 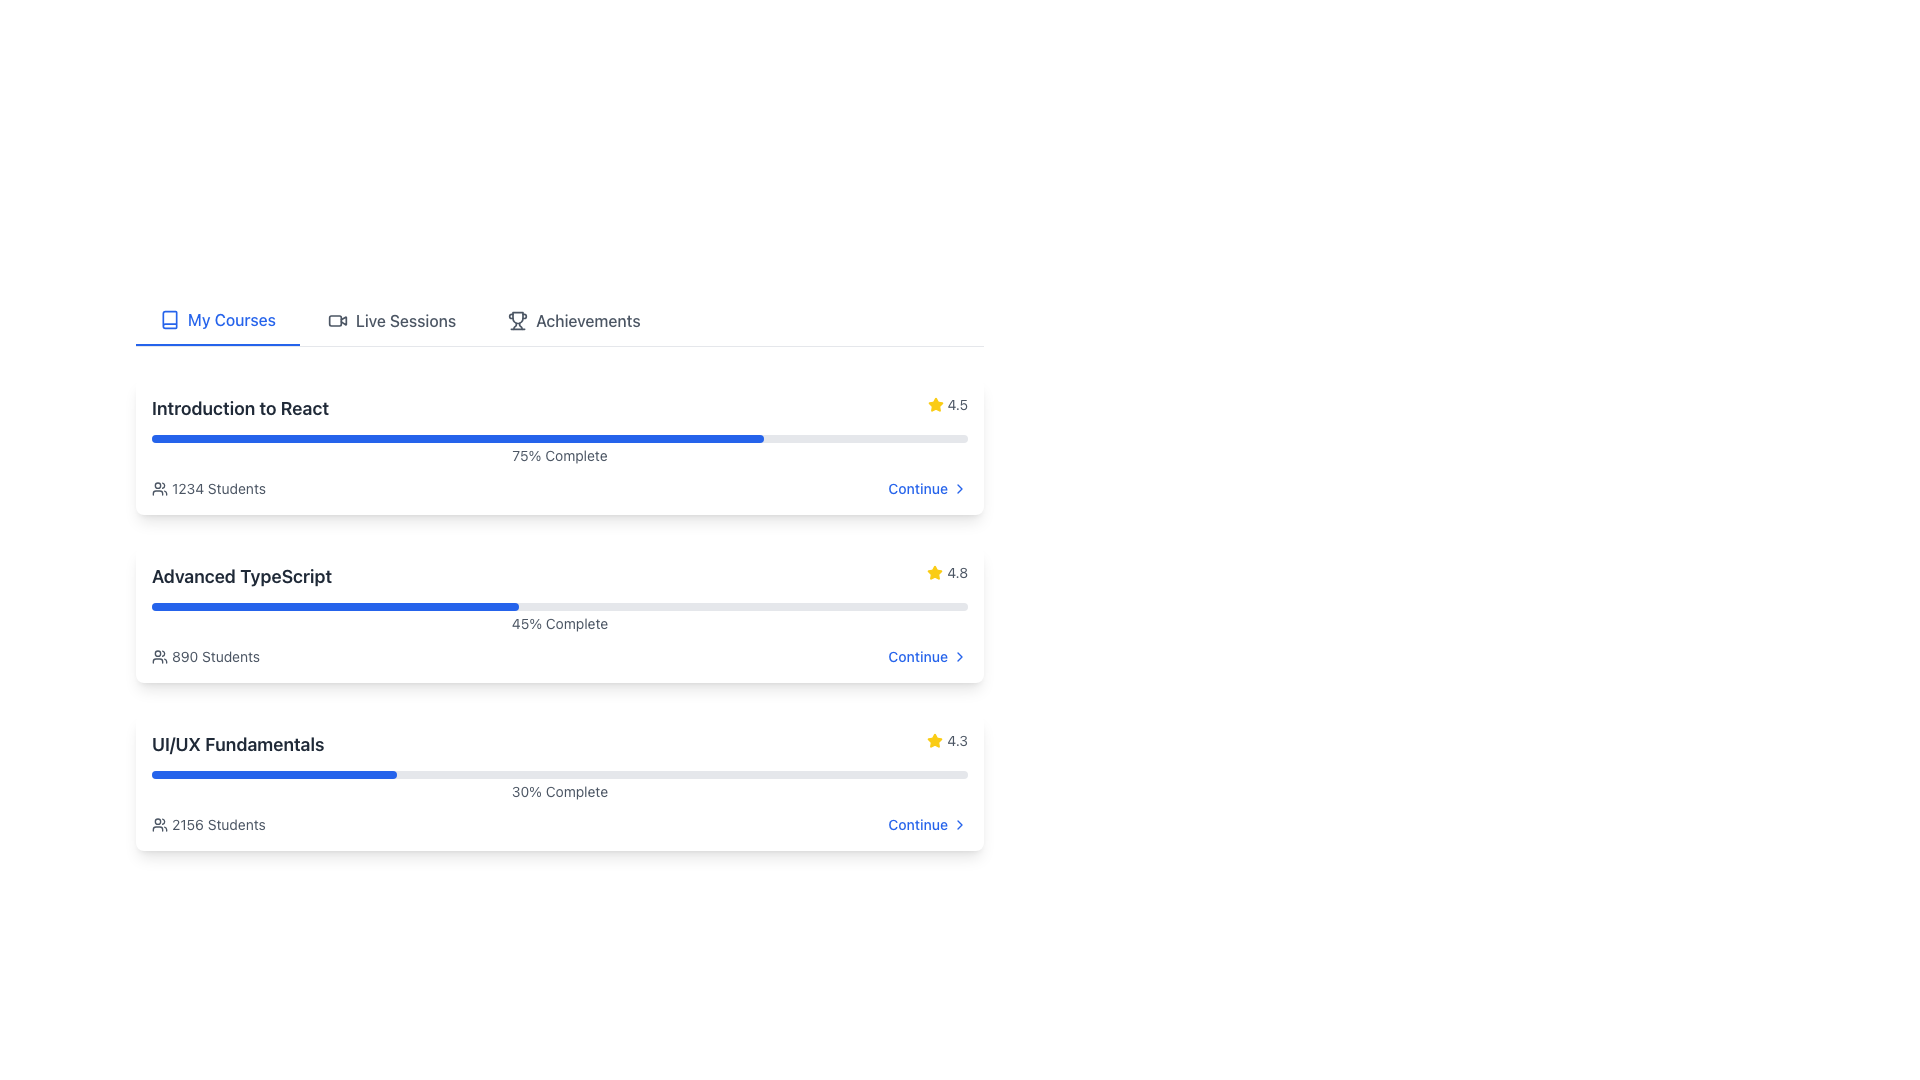 I want to click on the progress bar indicating the user's completion status for the 'UI/UX Fundamentals' course, located near the bottom of the course module, so click(x=560, y=774).